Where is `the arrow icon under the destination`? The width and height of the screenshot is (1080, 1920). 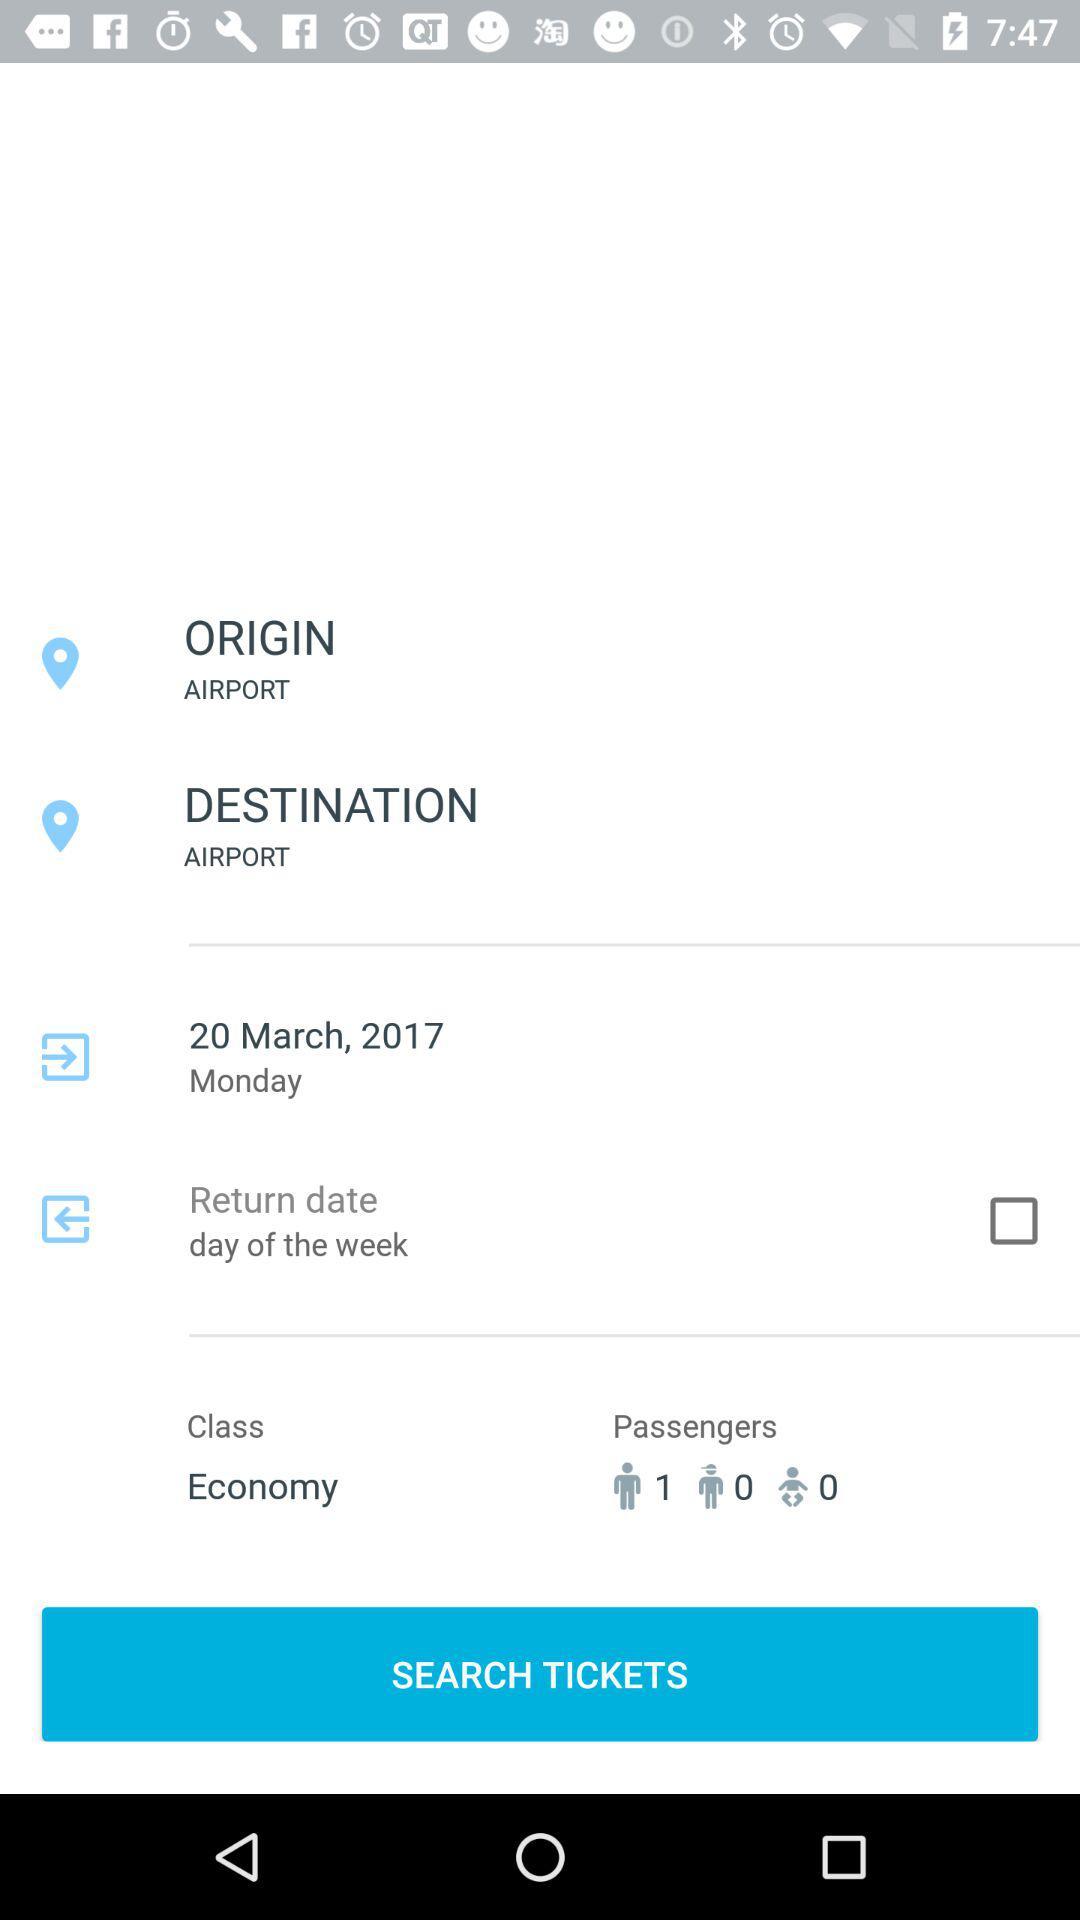 the arrow icon under the destination is located at coordinates (64, 1056).